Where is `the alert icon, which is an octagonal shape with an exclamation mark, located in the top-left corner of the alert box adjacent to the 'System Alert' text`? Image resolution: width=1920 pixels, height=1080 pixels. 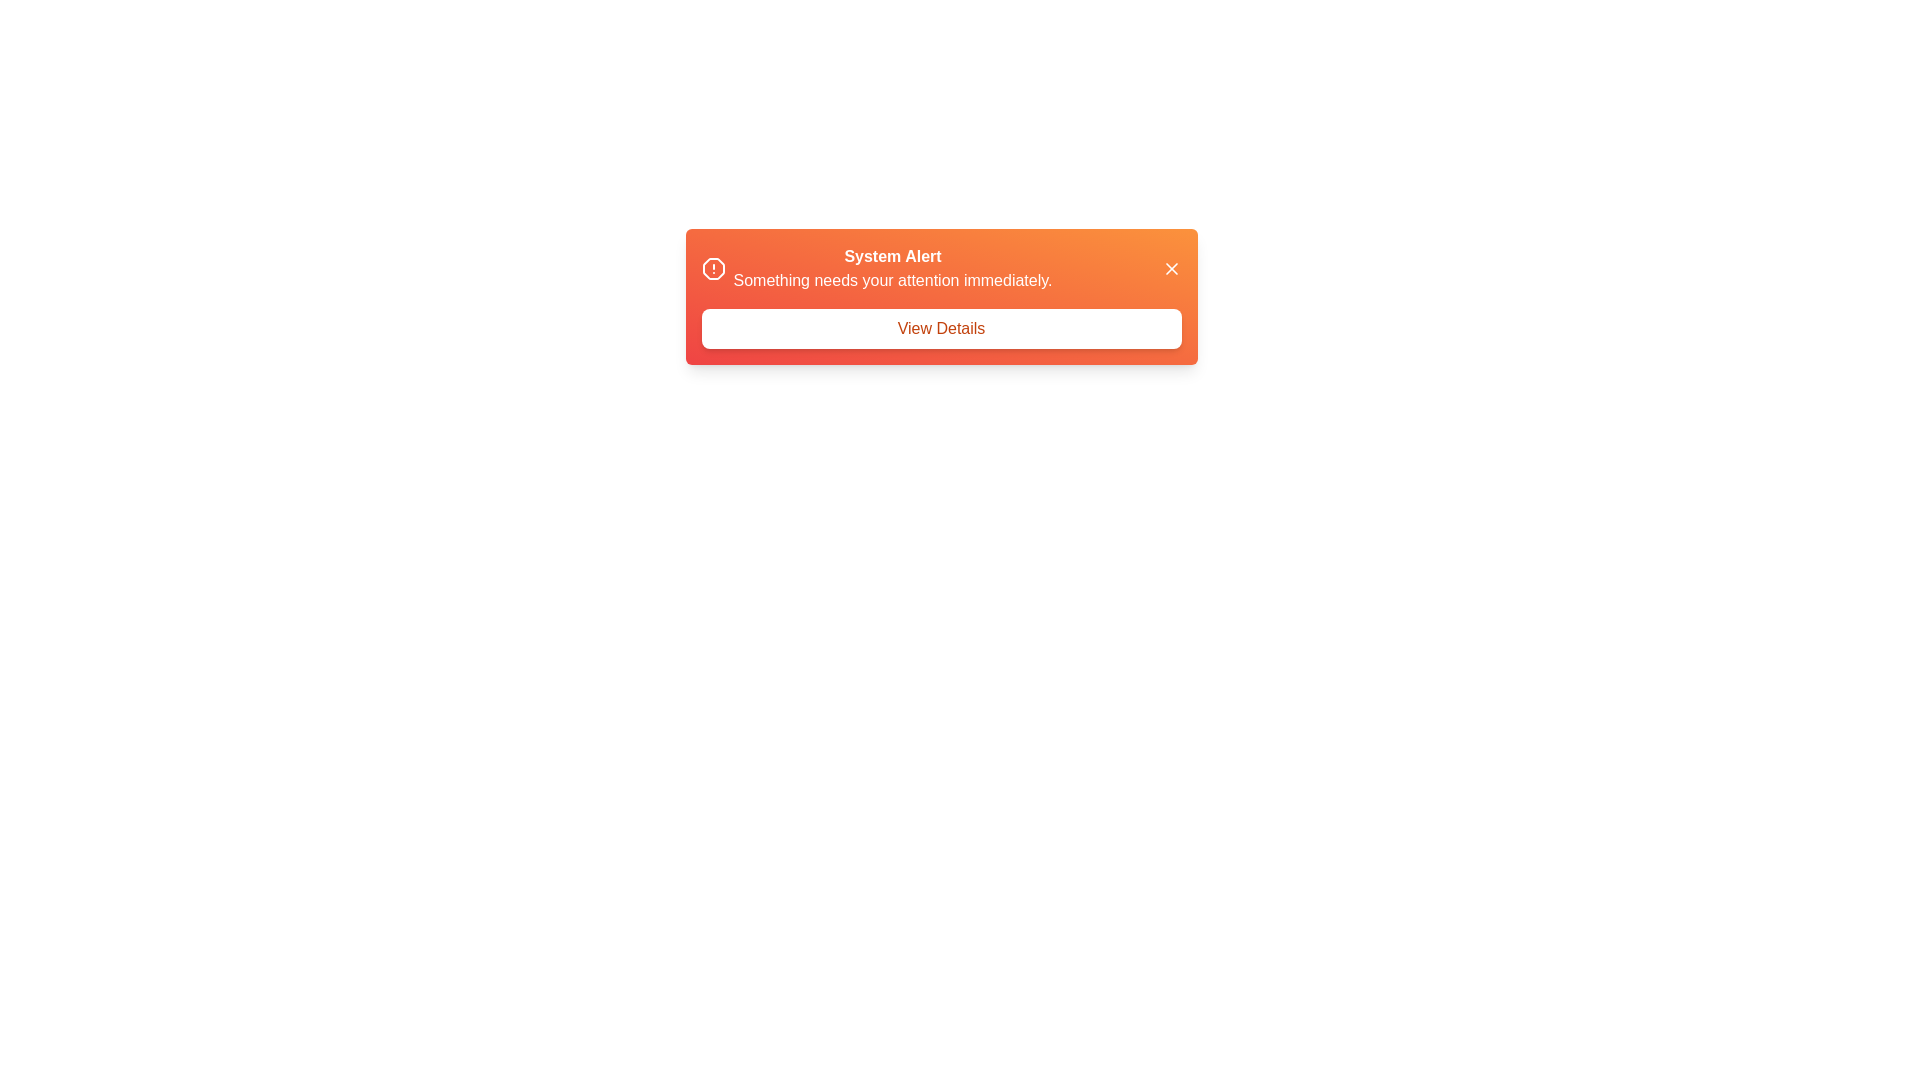
the alert icon, which is an octagonal shape with an exclamation mark, located in the top-left corner of the alert box adjacent to the 'System Alert' text is located at coordinates (713, 268).